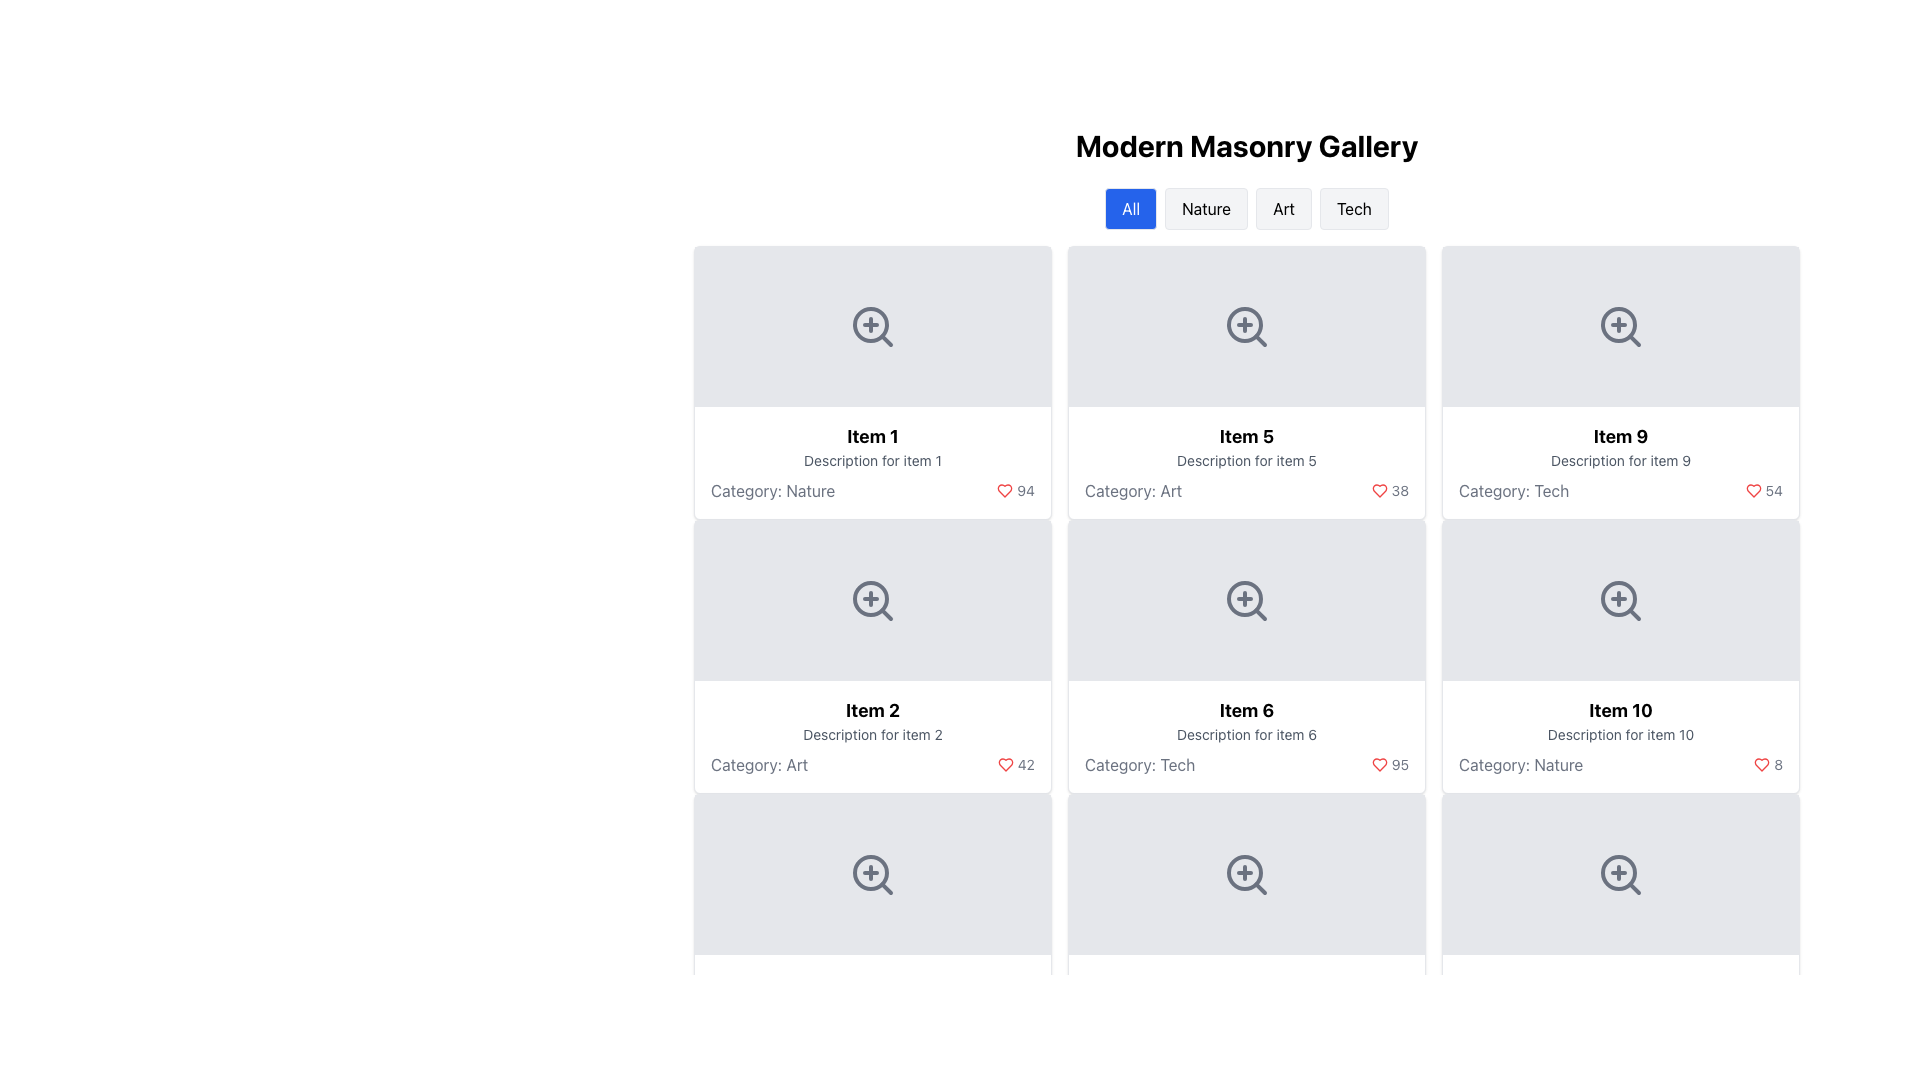 This screenshot has width=1920, height=1080. What do you see at coordinates (1634, 613) in the screenshot?
I see `the diagonal line of the magnifying glass icon located in the lower-right grid item titled 'Item 10' in the gallery layout` at bounding box center [1634, 613].